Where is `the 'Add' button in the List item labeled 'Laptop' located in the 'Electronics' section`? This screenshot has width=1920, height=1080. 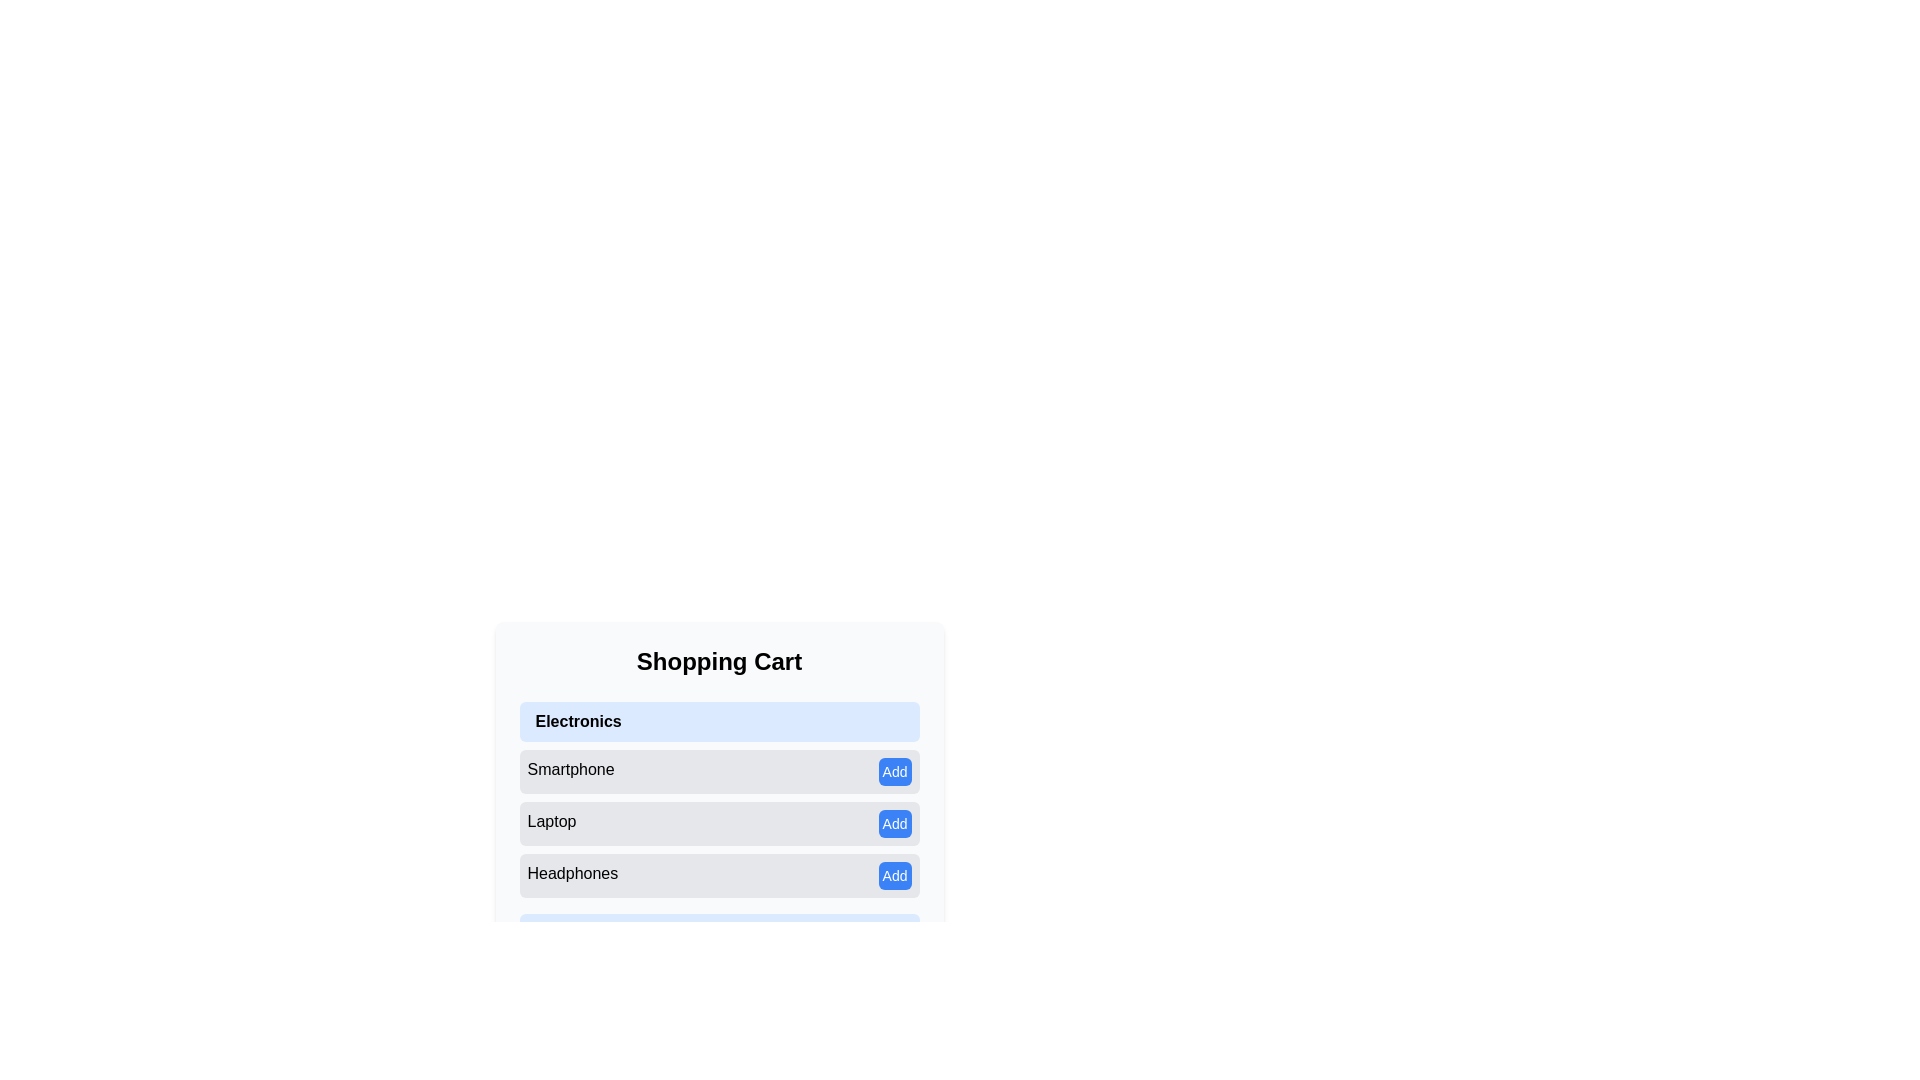 the 'Add' button in the List item labeled 'Laptop' located in the 'Electronics' section is located at coordinates (719, 824).